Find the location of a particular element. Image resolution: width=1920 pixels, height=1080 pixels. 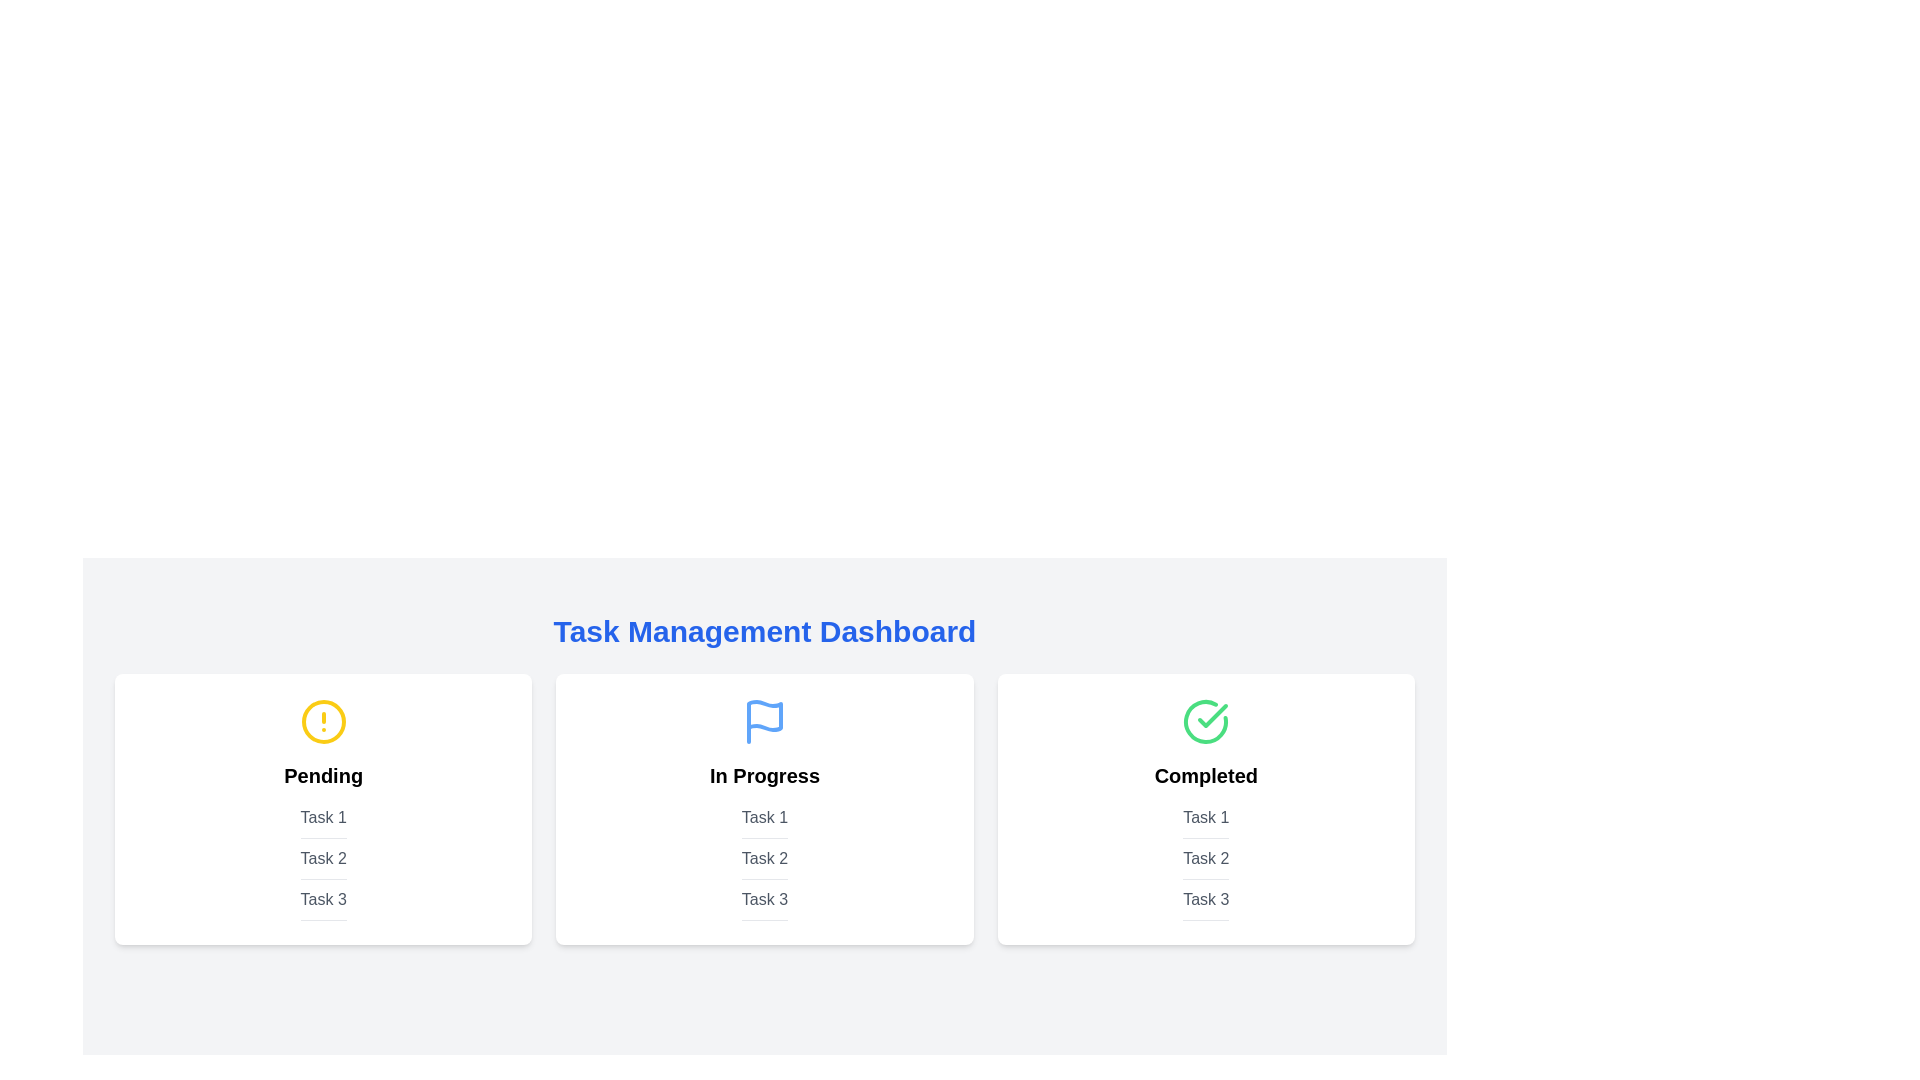

the circular yellow warning icon with an exclamation mark located above the text 'Pending' in the first card of the dashboard interface to acknowledge the status is located at coordinates (323, 721).